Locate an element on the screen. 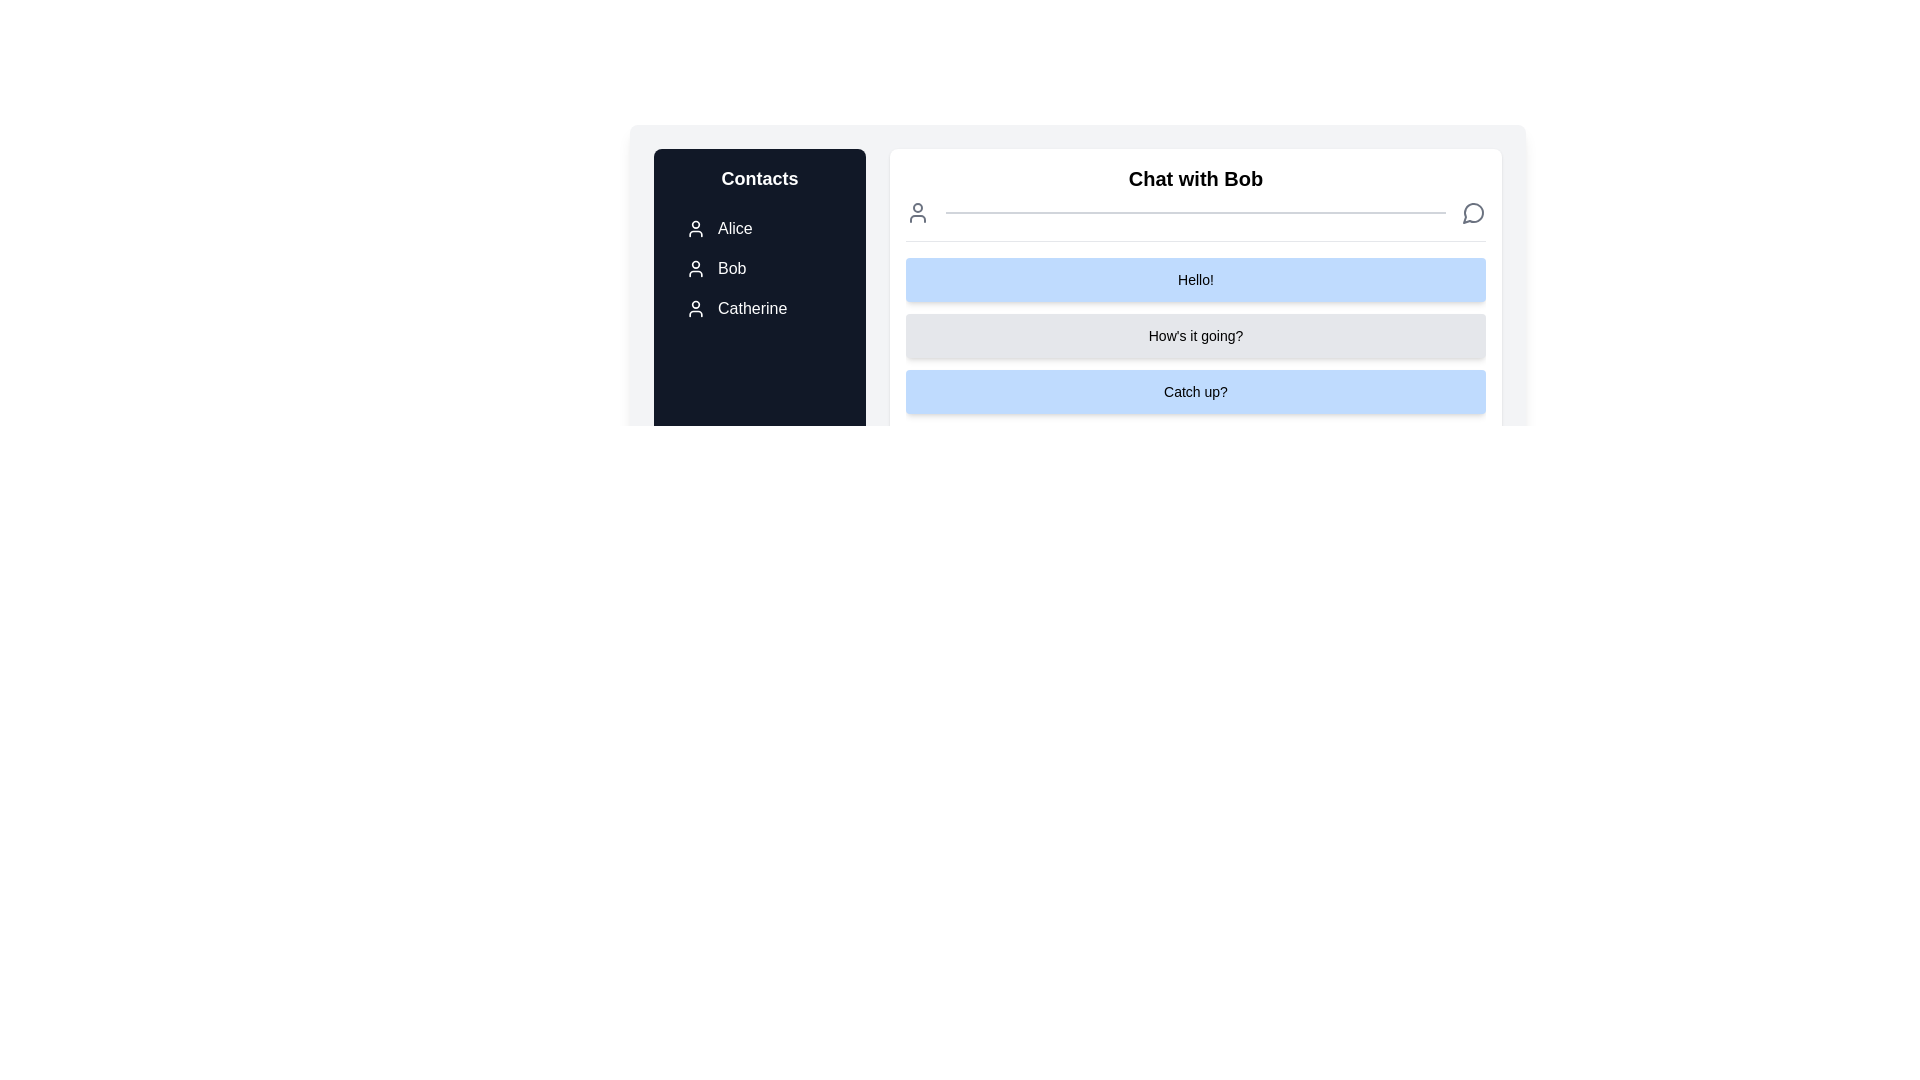 This screenshot has height=1080, width=1920. the visual separator element located centrally between the user icon and speech bubble icon, which serves as a structural divider within the interface is located at coordinates (1195, 212).